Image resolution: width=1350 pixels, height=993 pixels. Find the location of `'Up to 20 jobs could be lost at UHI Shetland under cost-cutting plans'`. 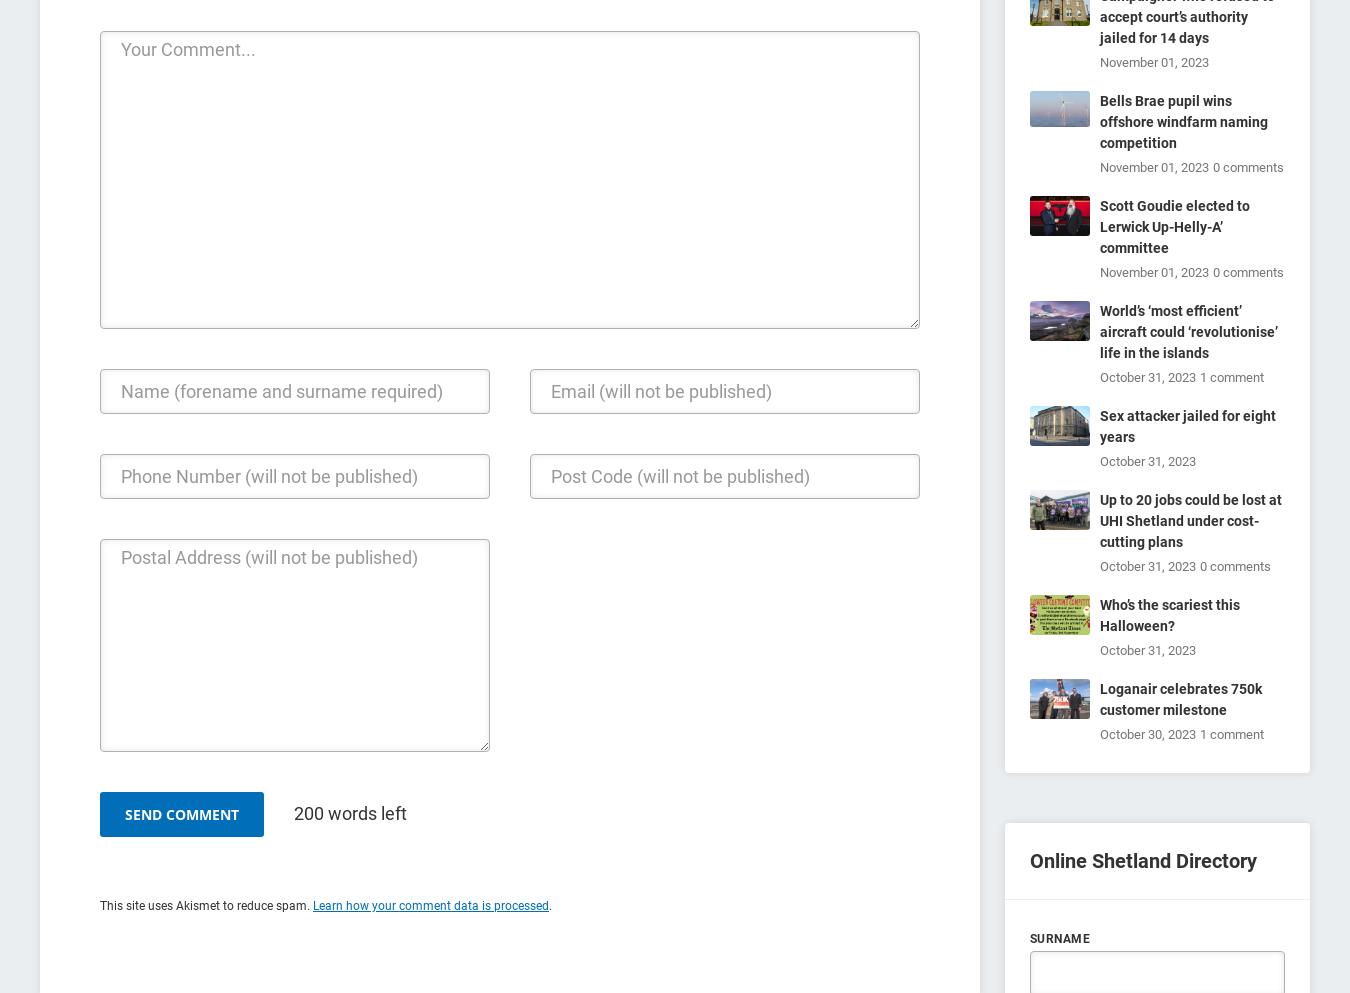

'Up to 20 jobs could be lost at UHI Shetland under cost-cutting plans' is located at coordinates (1099, 521).